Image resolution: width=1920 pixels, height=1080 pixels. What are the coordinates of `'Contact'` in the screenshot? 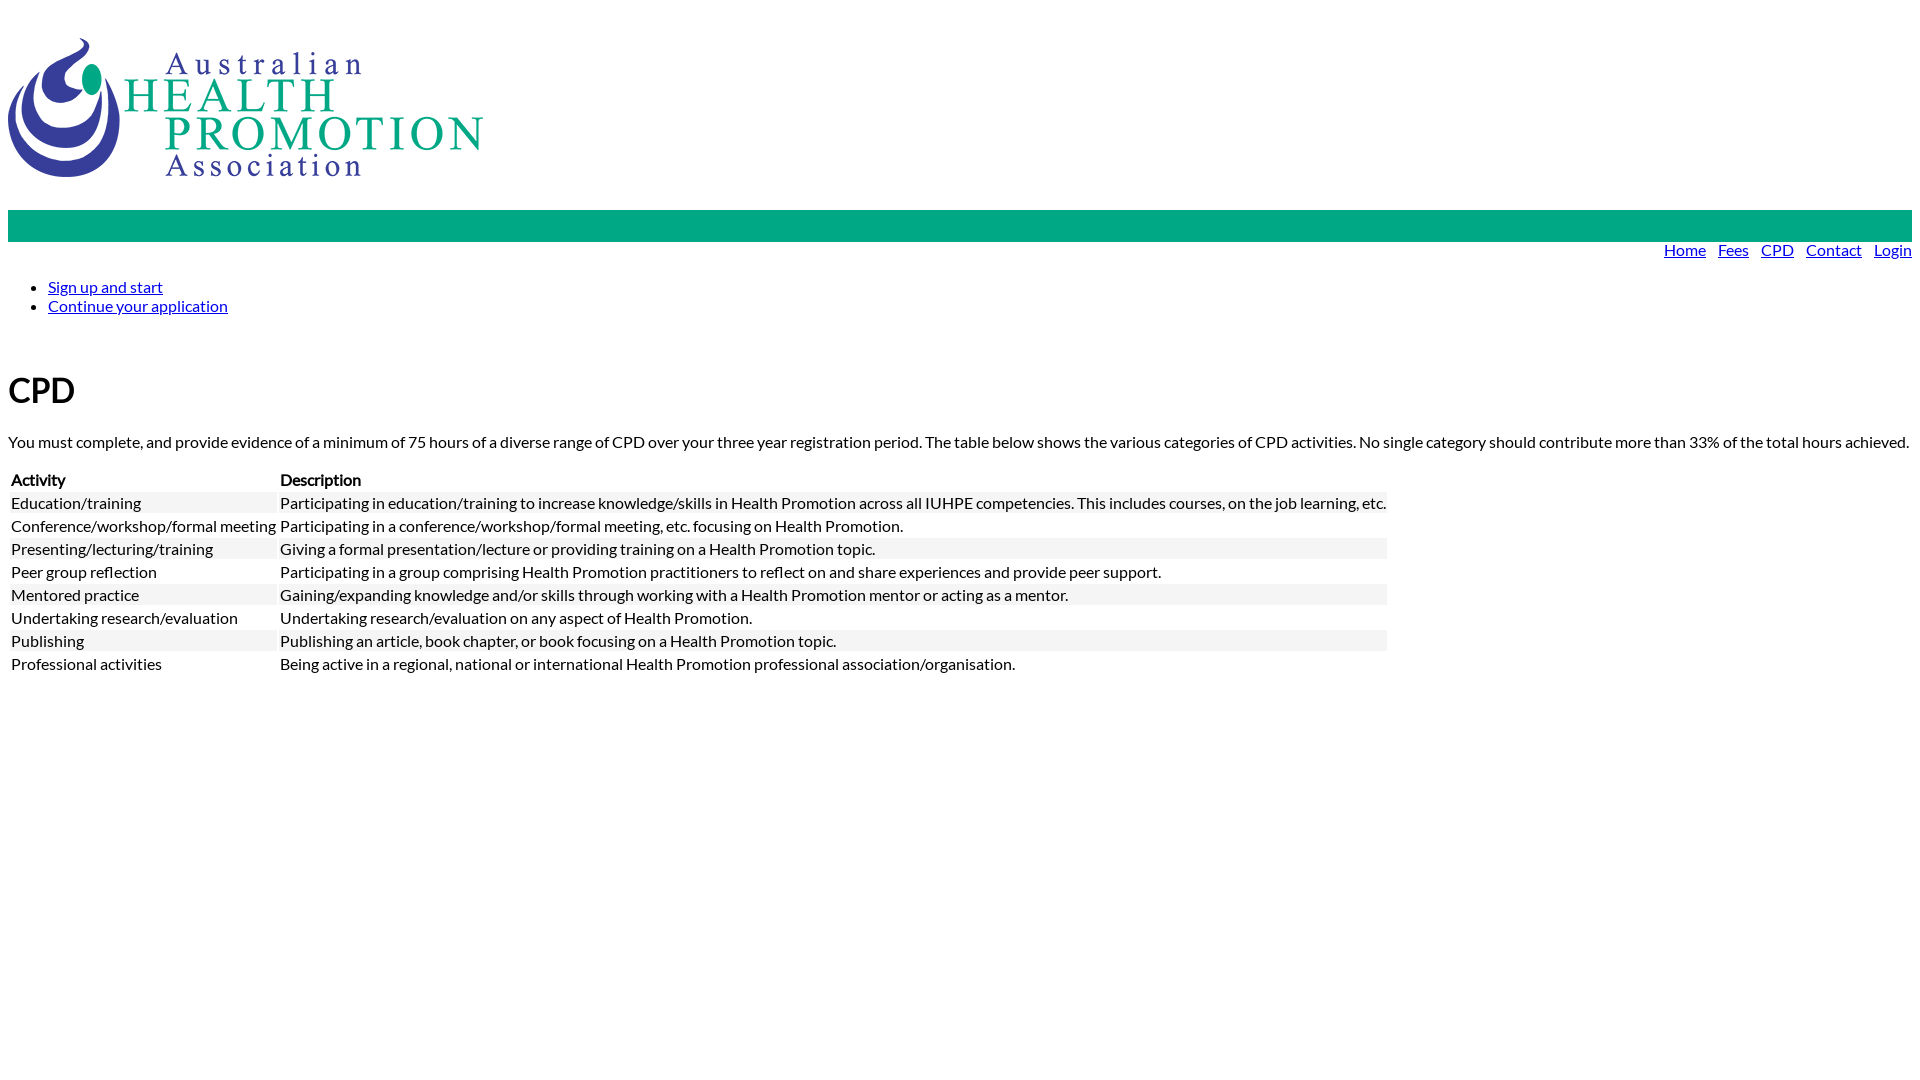 It's located at (1833, 248).